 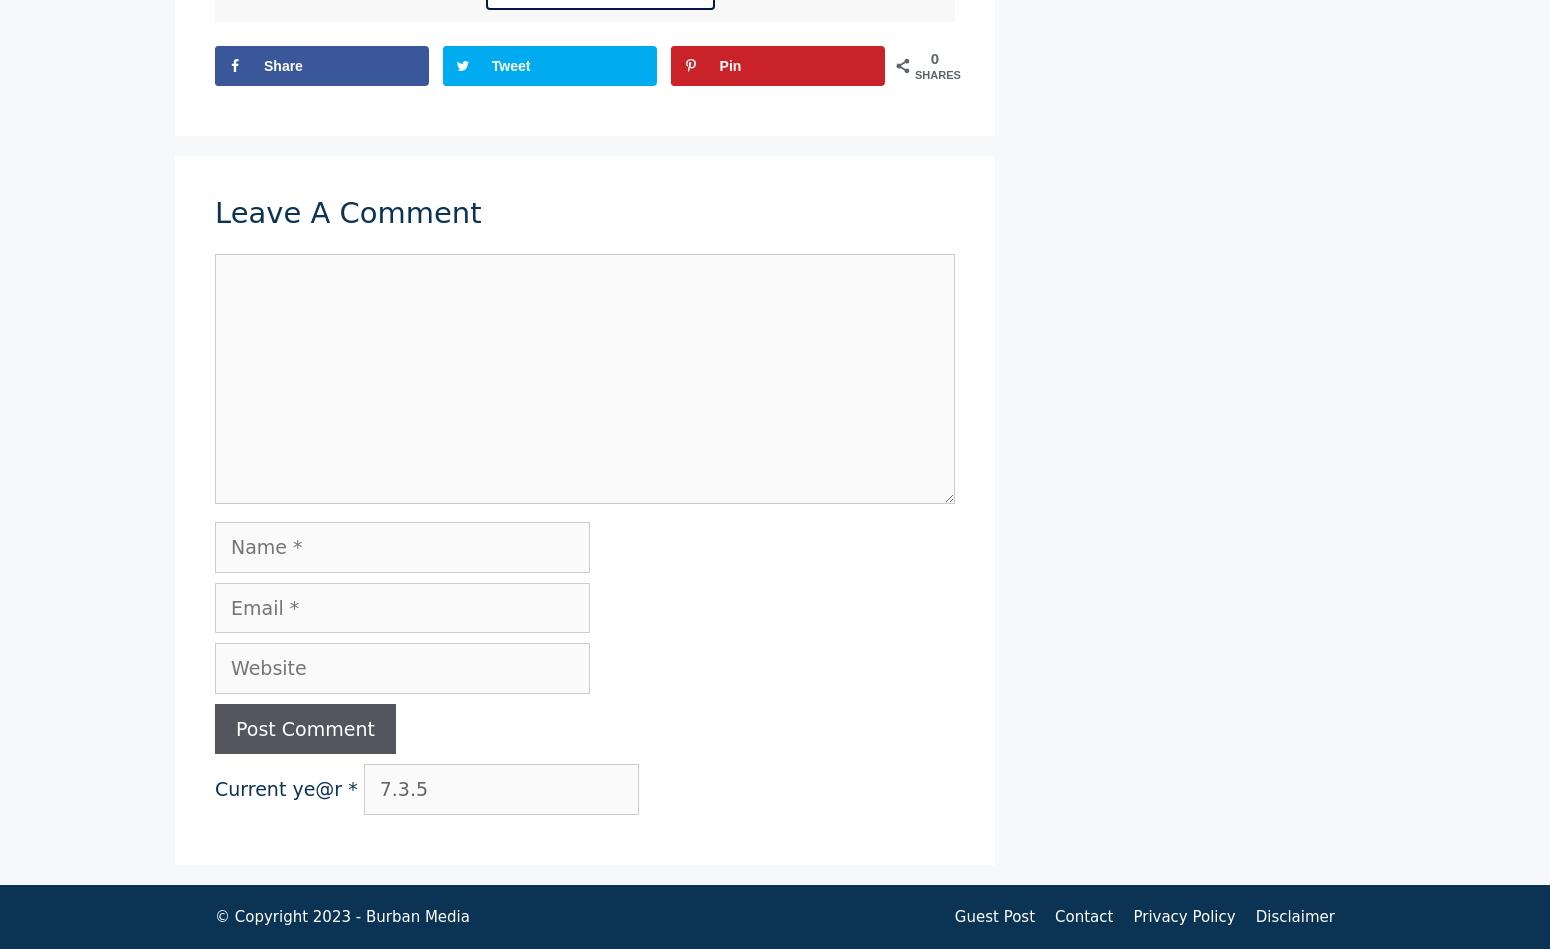 What do you see at coordinates (1254, 914) in the screenshot?
I see `'Disclaimer'` at bounding box center [1254, 914].